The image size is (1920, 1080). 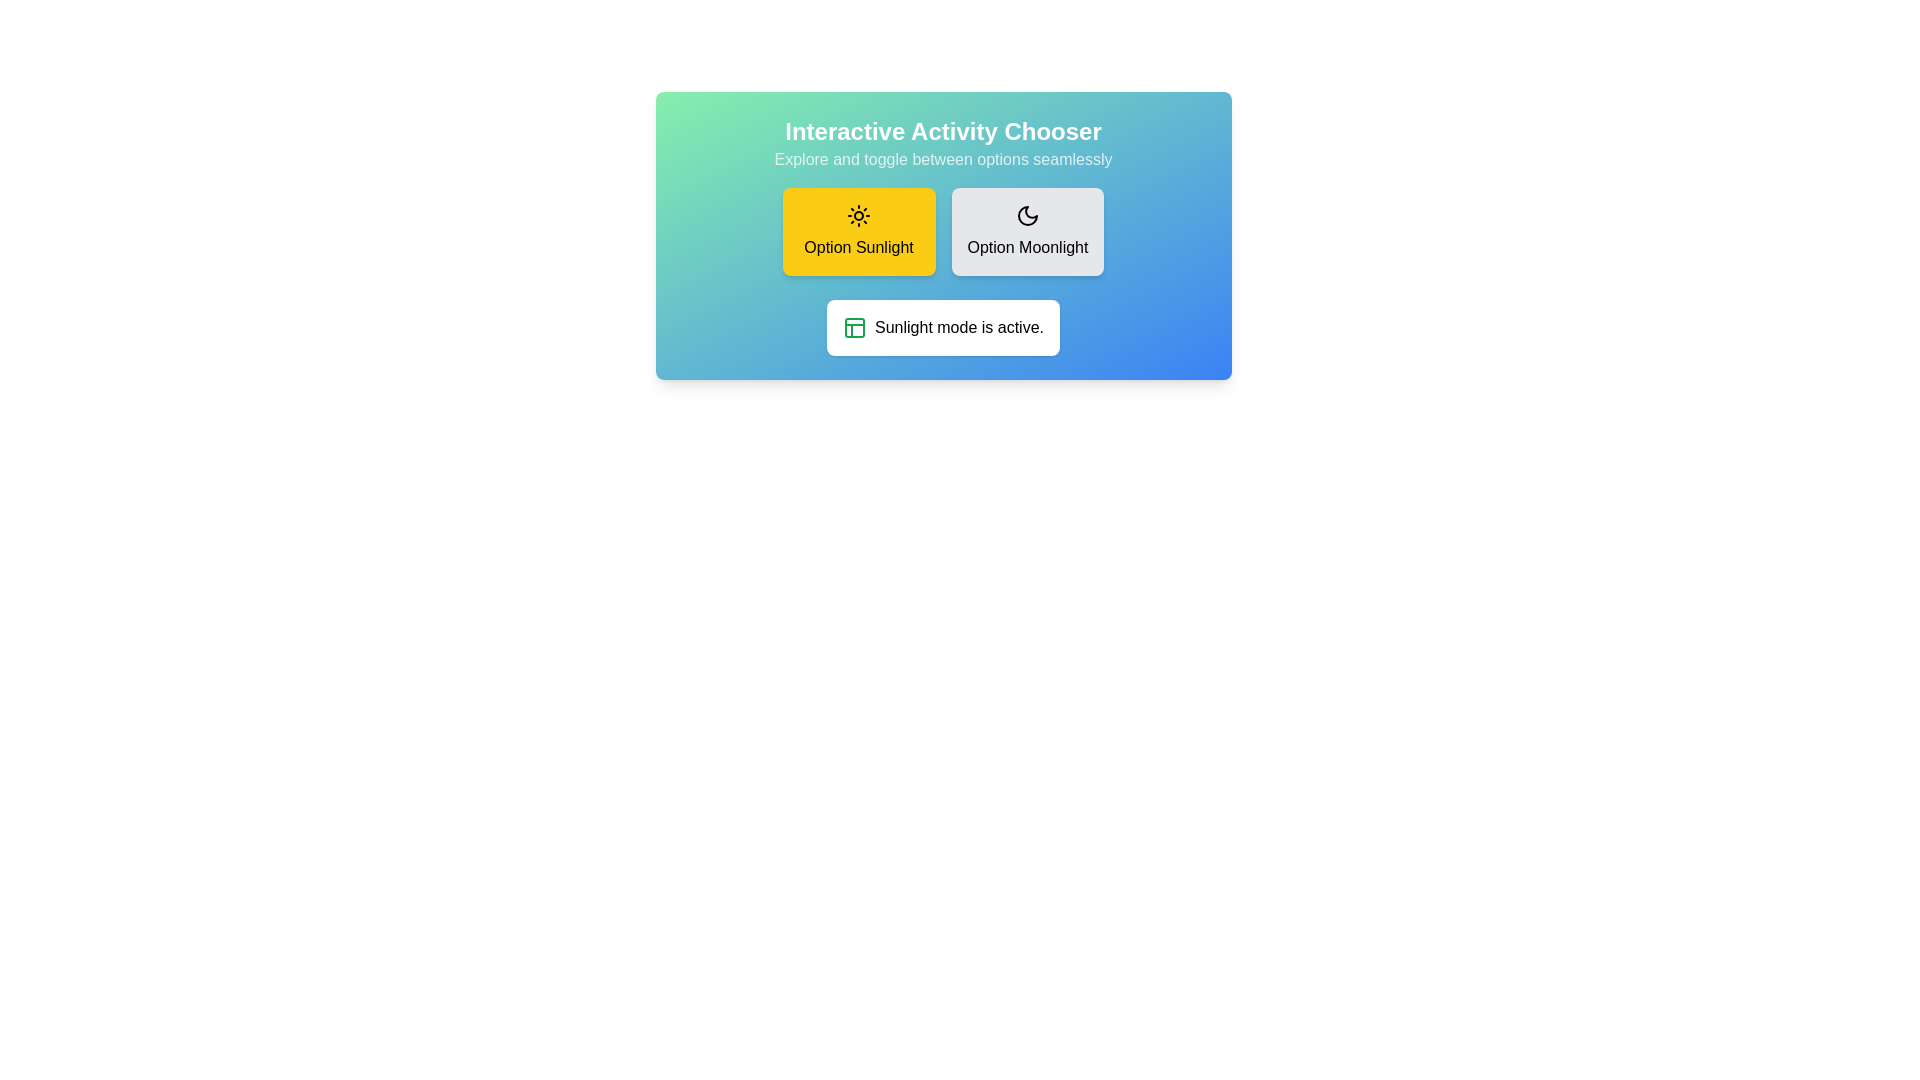 What do you see at coordinates (942, 326) in the screenshot?
I see `status message from the Text with Icon that indicates the sunlight mode is currently active, which is positioned centrally below the 'Option Sunlight' and 'Option Moonlight' buttons` at bounding box center [942, 326].